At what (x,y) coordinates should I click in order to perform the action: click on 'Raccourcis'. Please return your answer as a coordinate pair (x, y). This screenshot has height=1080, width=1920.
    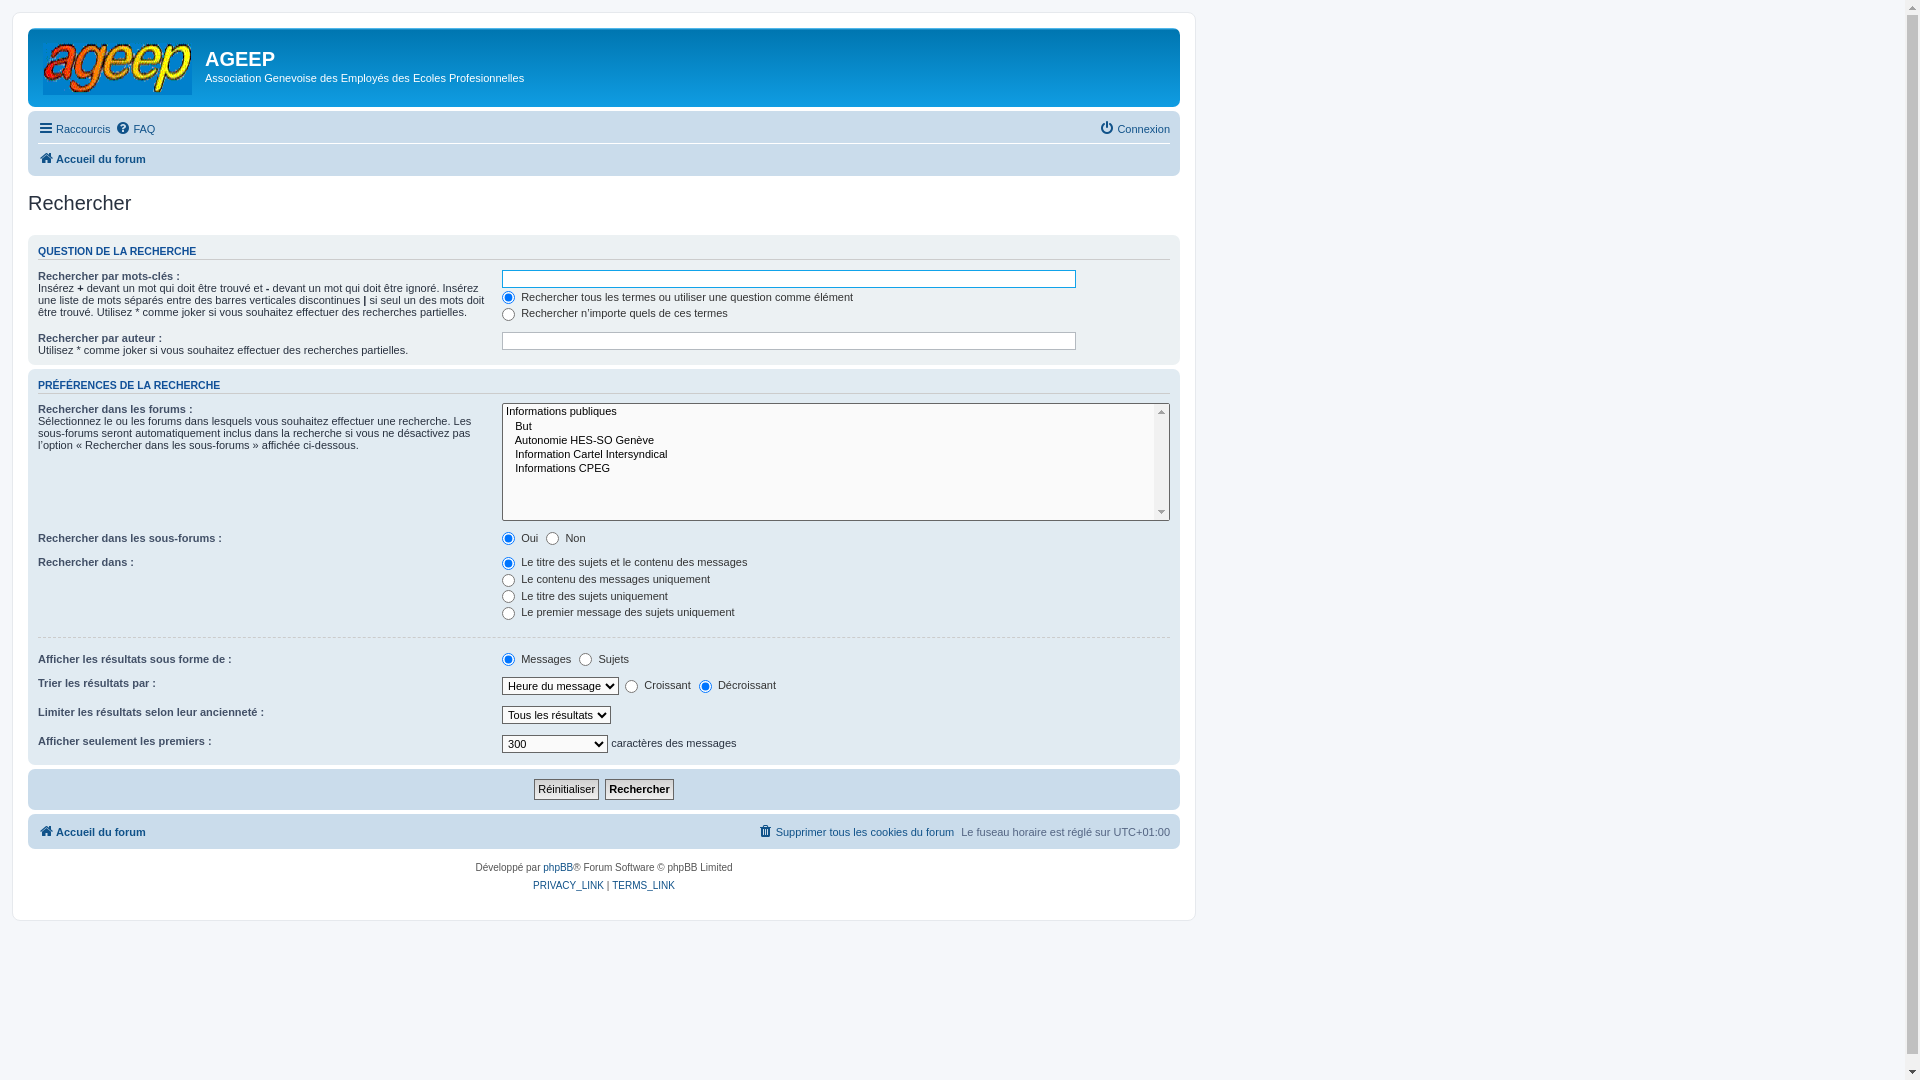
    Looking at the image, I should click on (73, 128).